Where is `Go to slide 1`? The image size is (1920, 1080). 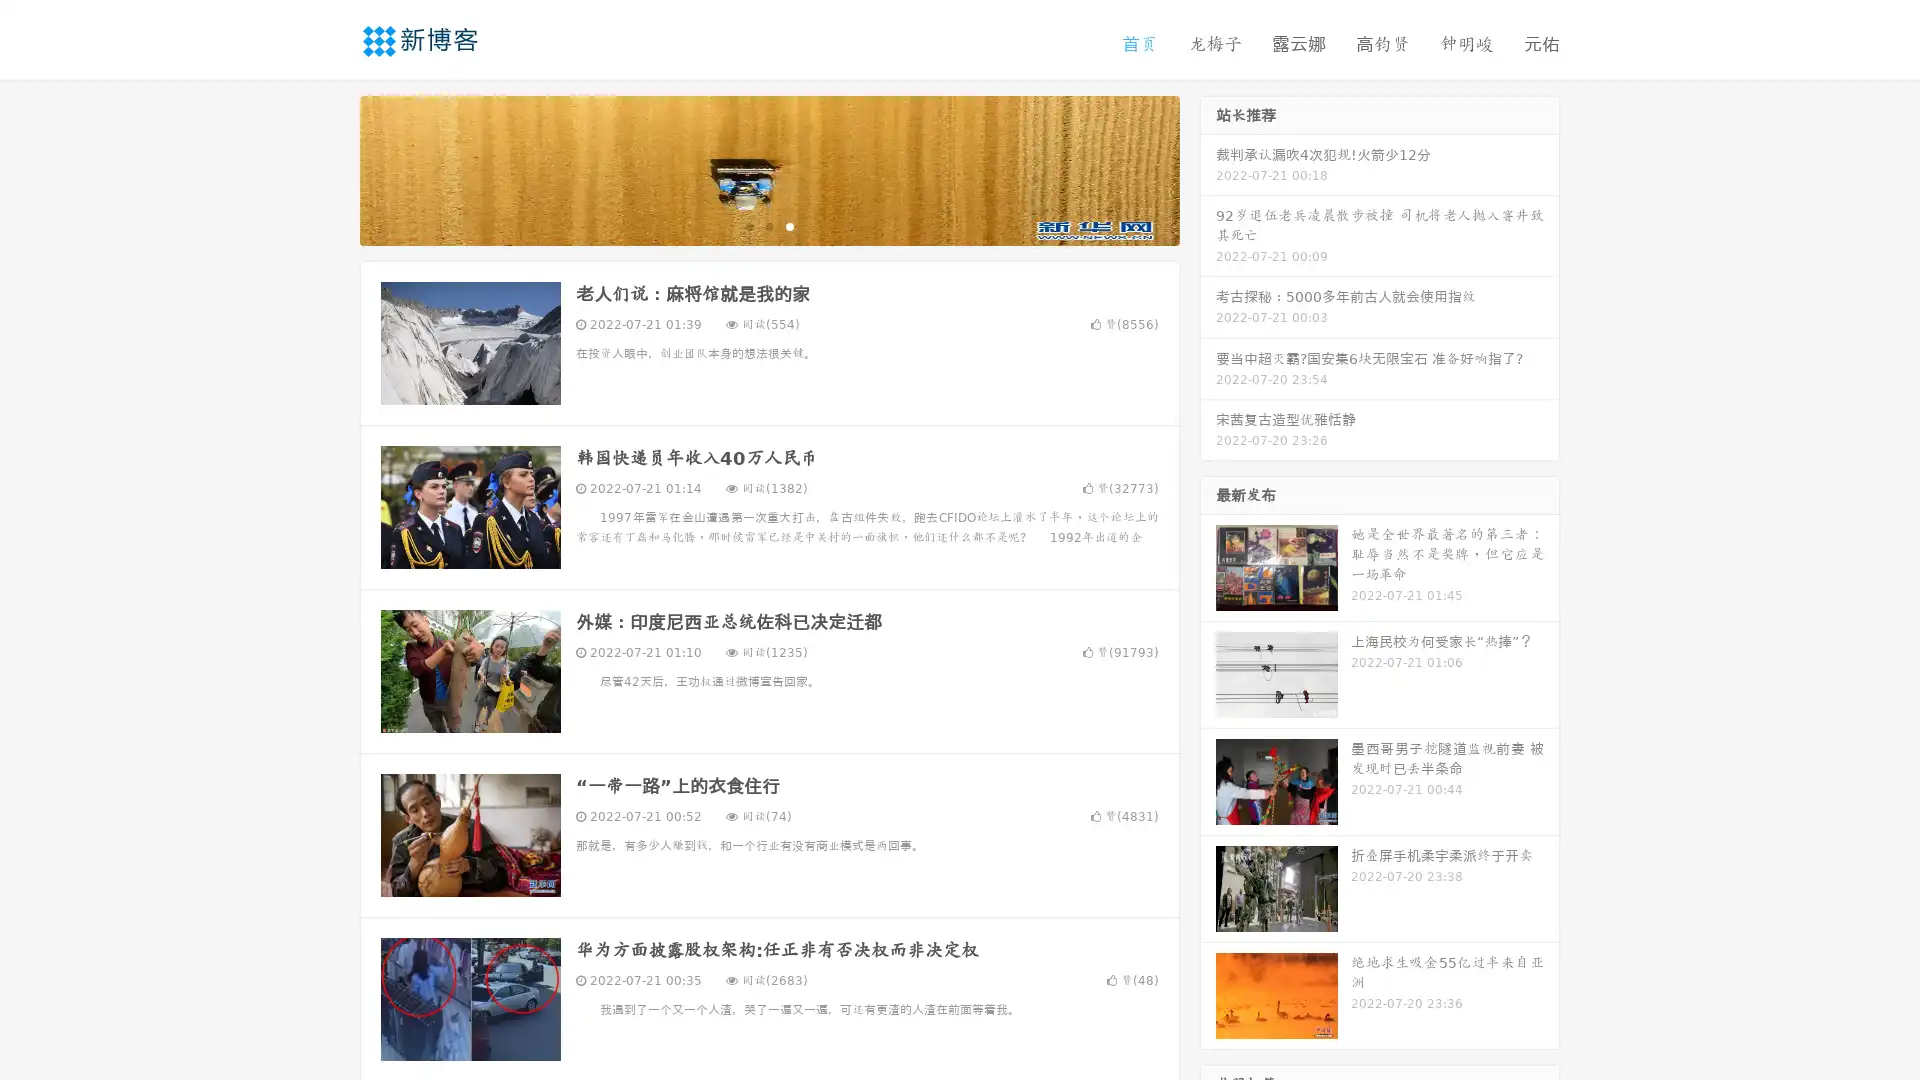 Go to slide 1 is located at coordinates (748, 225).